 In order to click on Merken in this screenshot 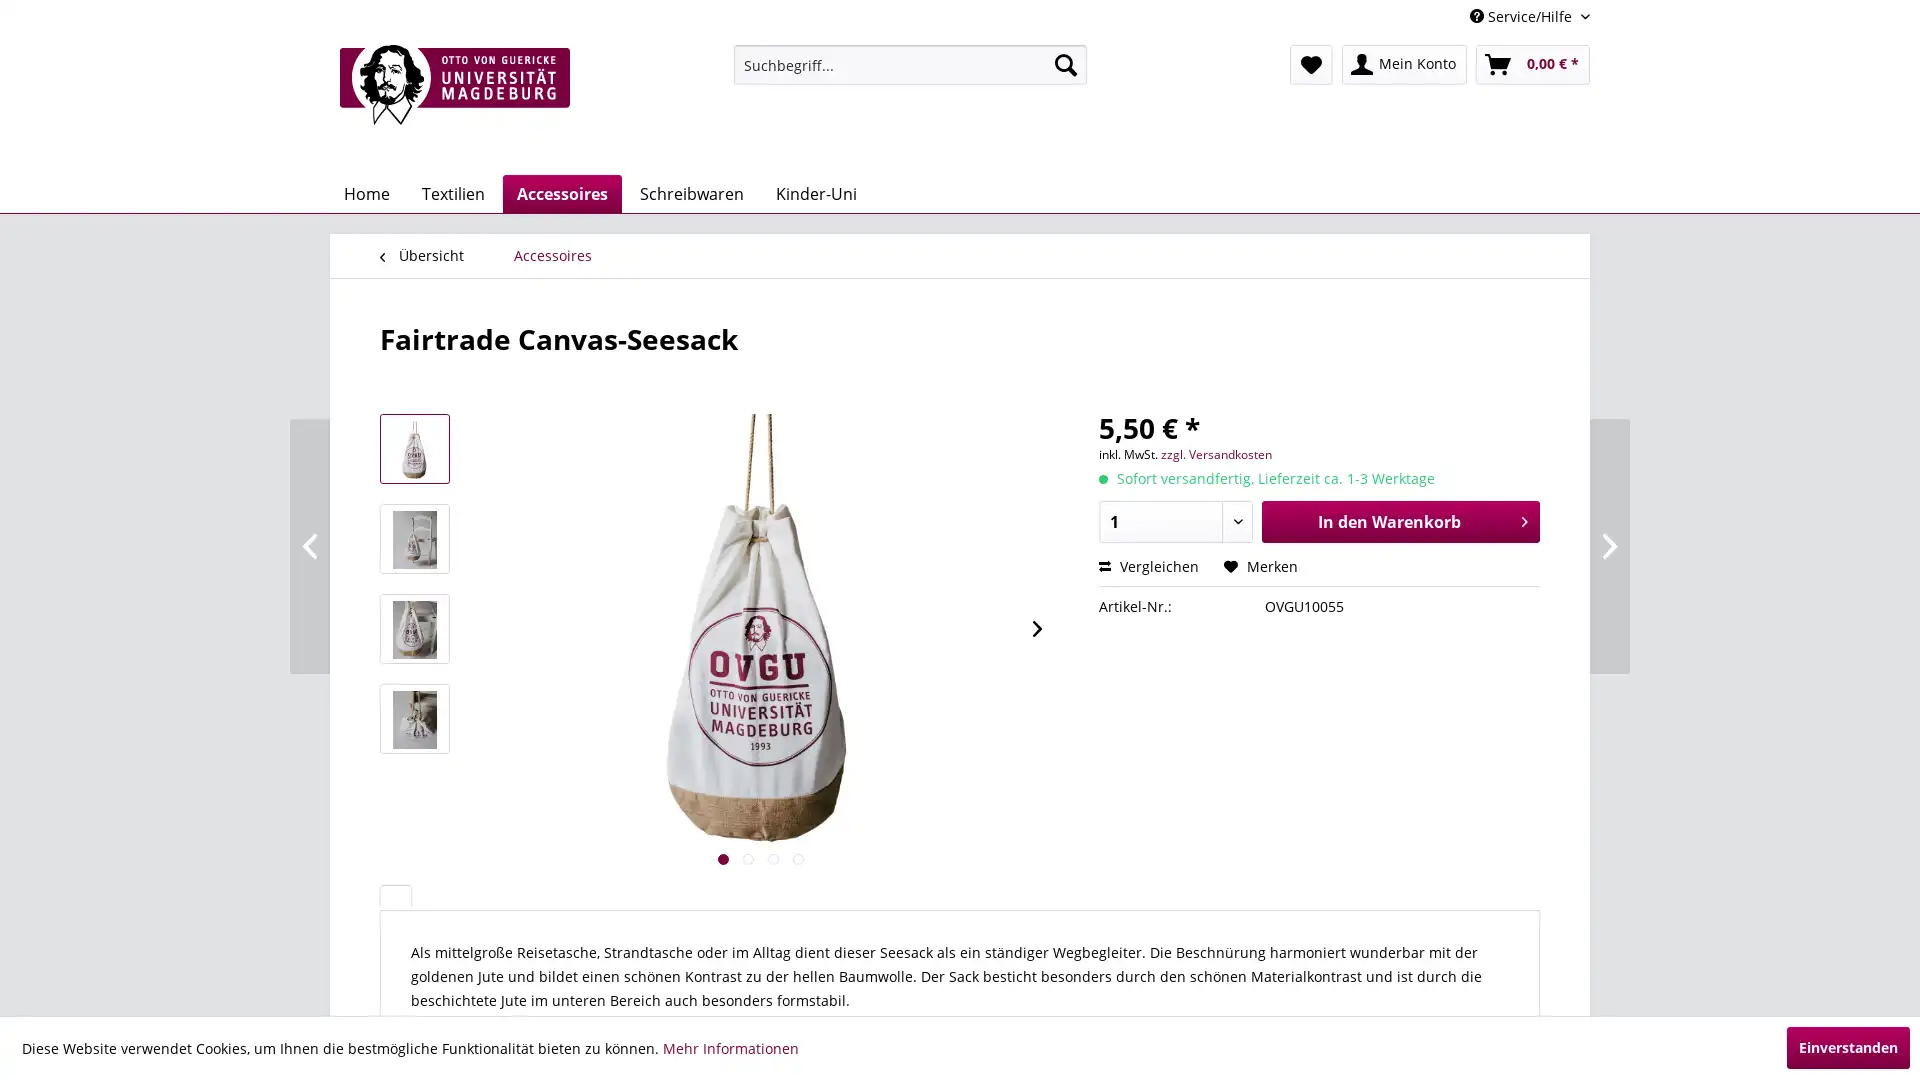, I will do `click(1260, 566)`.